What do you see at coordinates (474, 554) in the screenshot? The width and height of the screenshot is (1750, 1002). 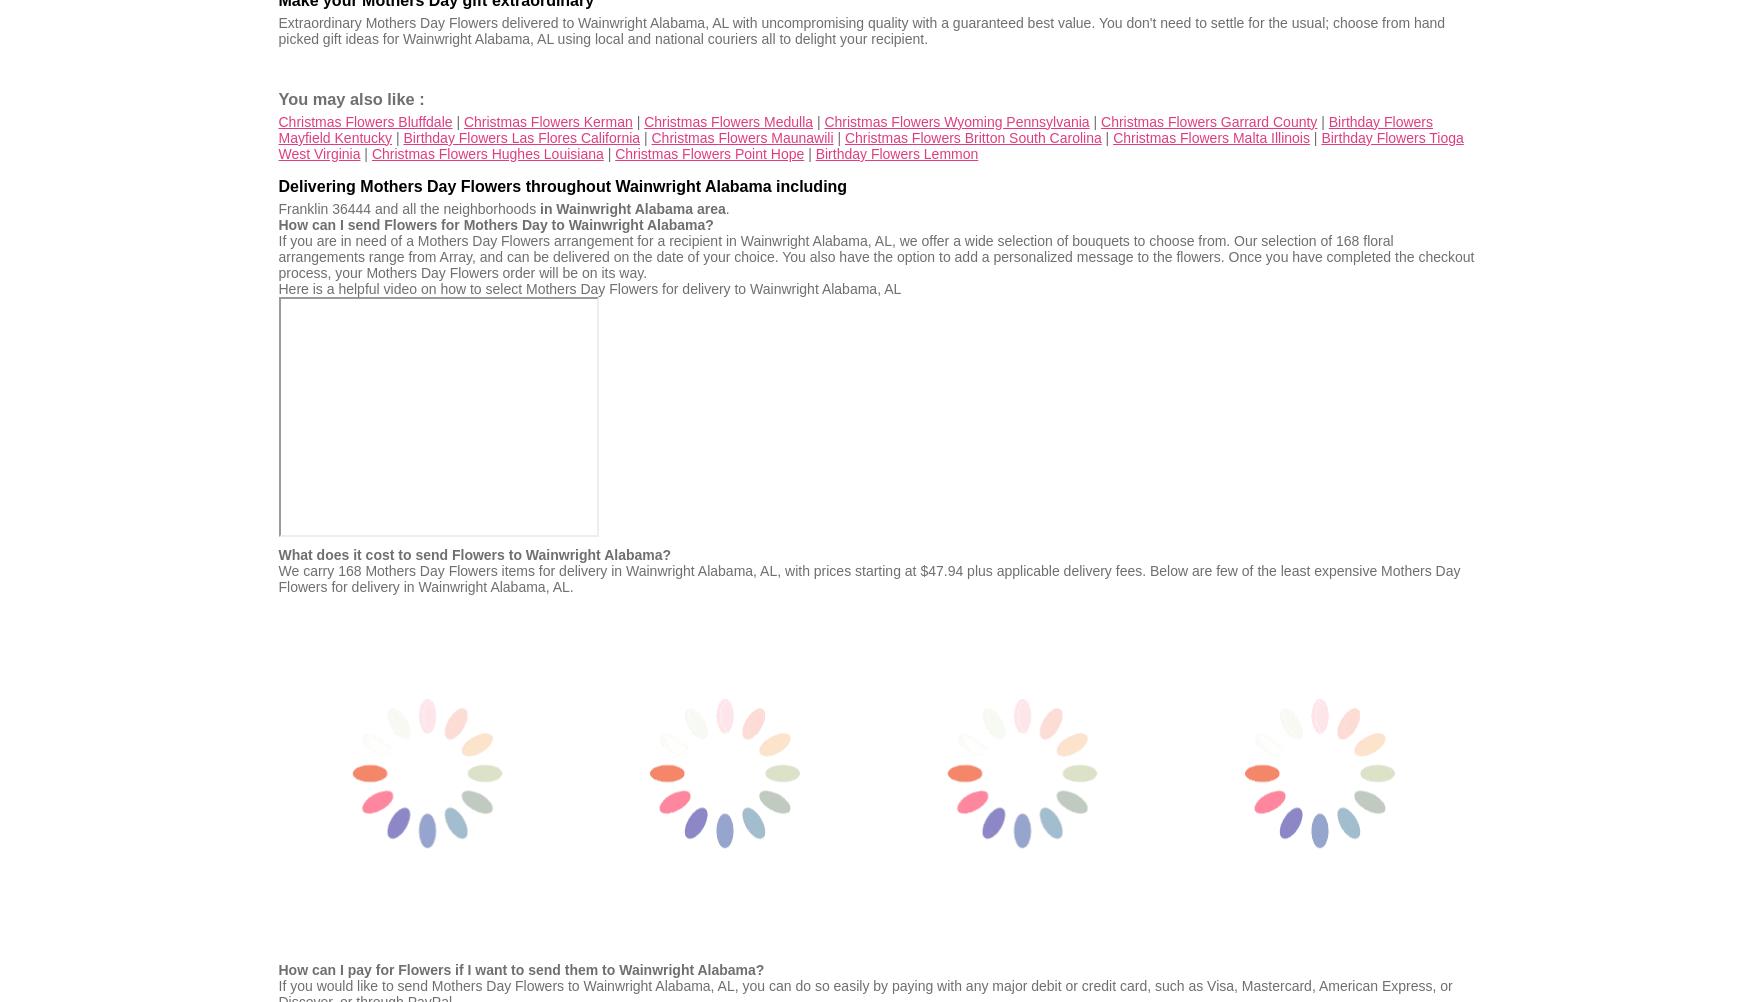 I see `'What does it cost to send Flowers to Wainwright Alabama?'` at bounding box center [474, 554].